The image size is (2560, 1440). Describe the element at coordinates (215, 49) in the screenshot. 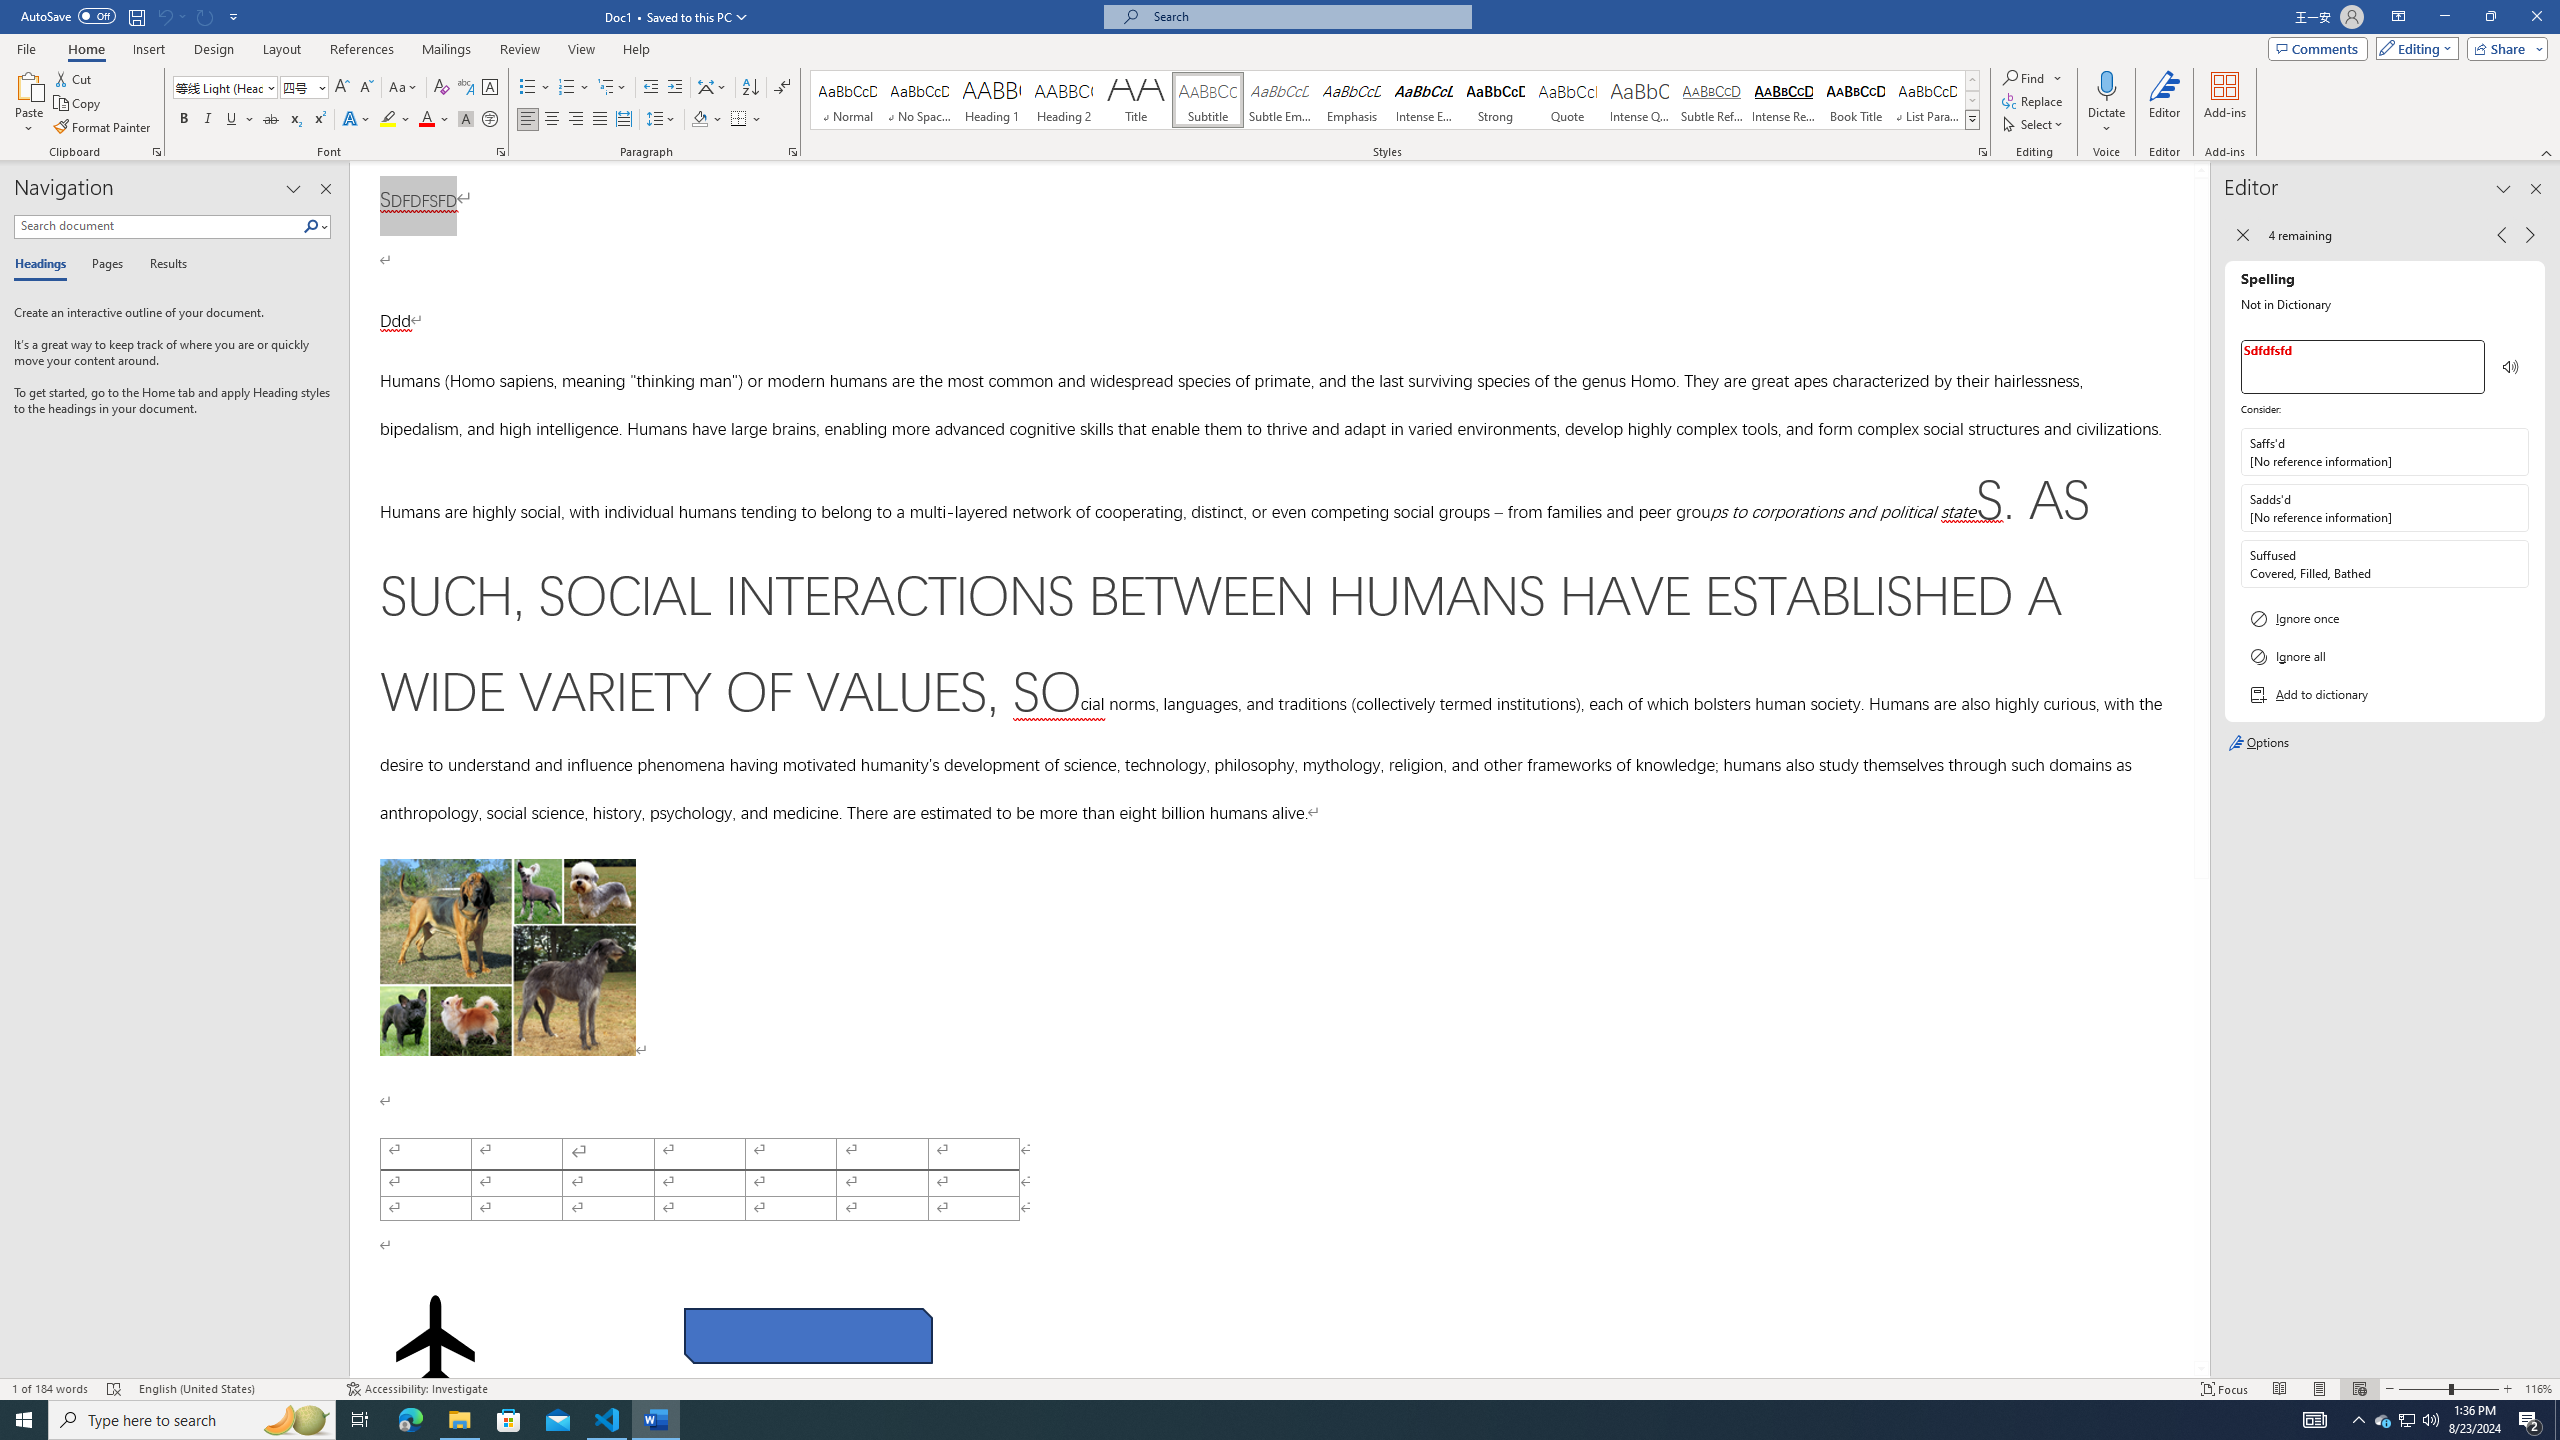

I see `'Design'` at that location.